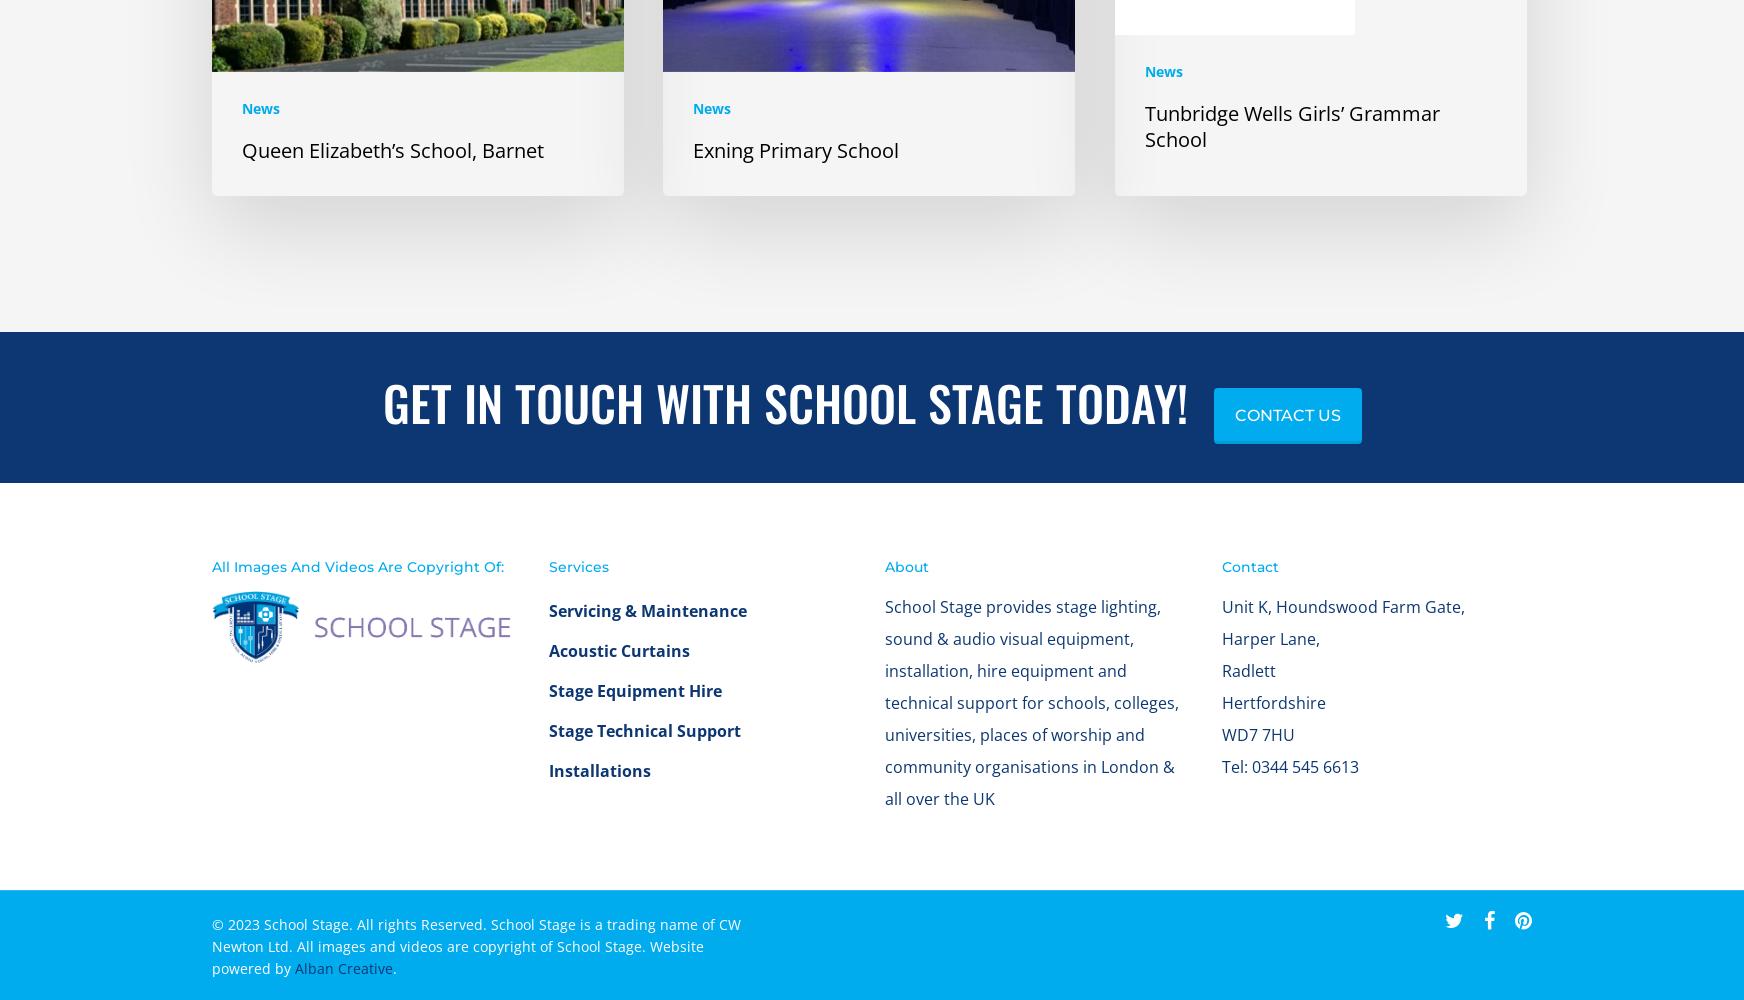  Describe the element at coordinates (795, 169) in the screenshot. I see `'Exning Primary School'` at that location.